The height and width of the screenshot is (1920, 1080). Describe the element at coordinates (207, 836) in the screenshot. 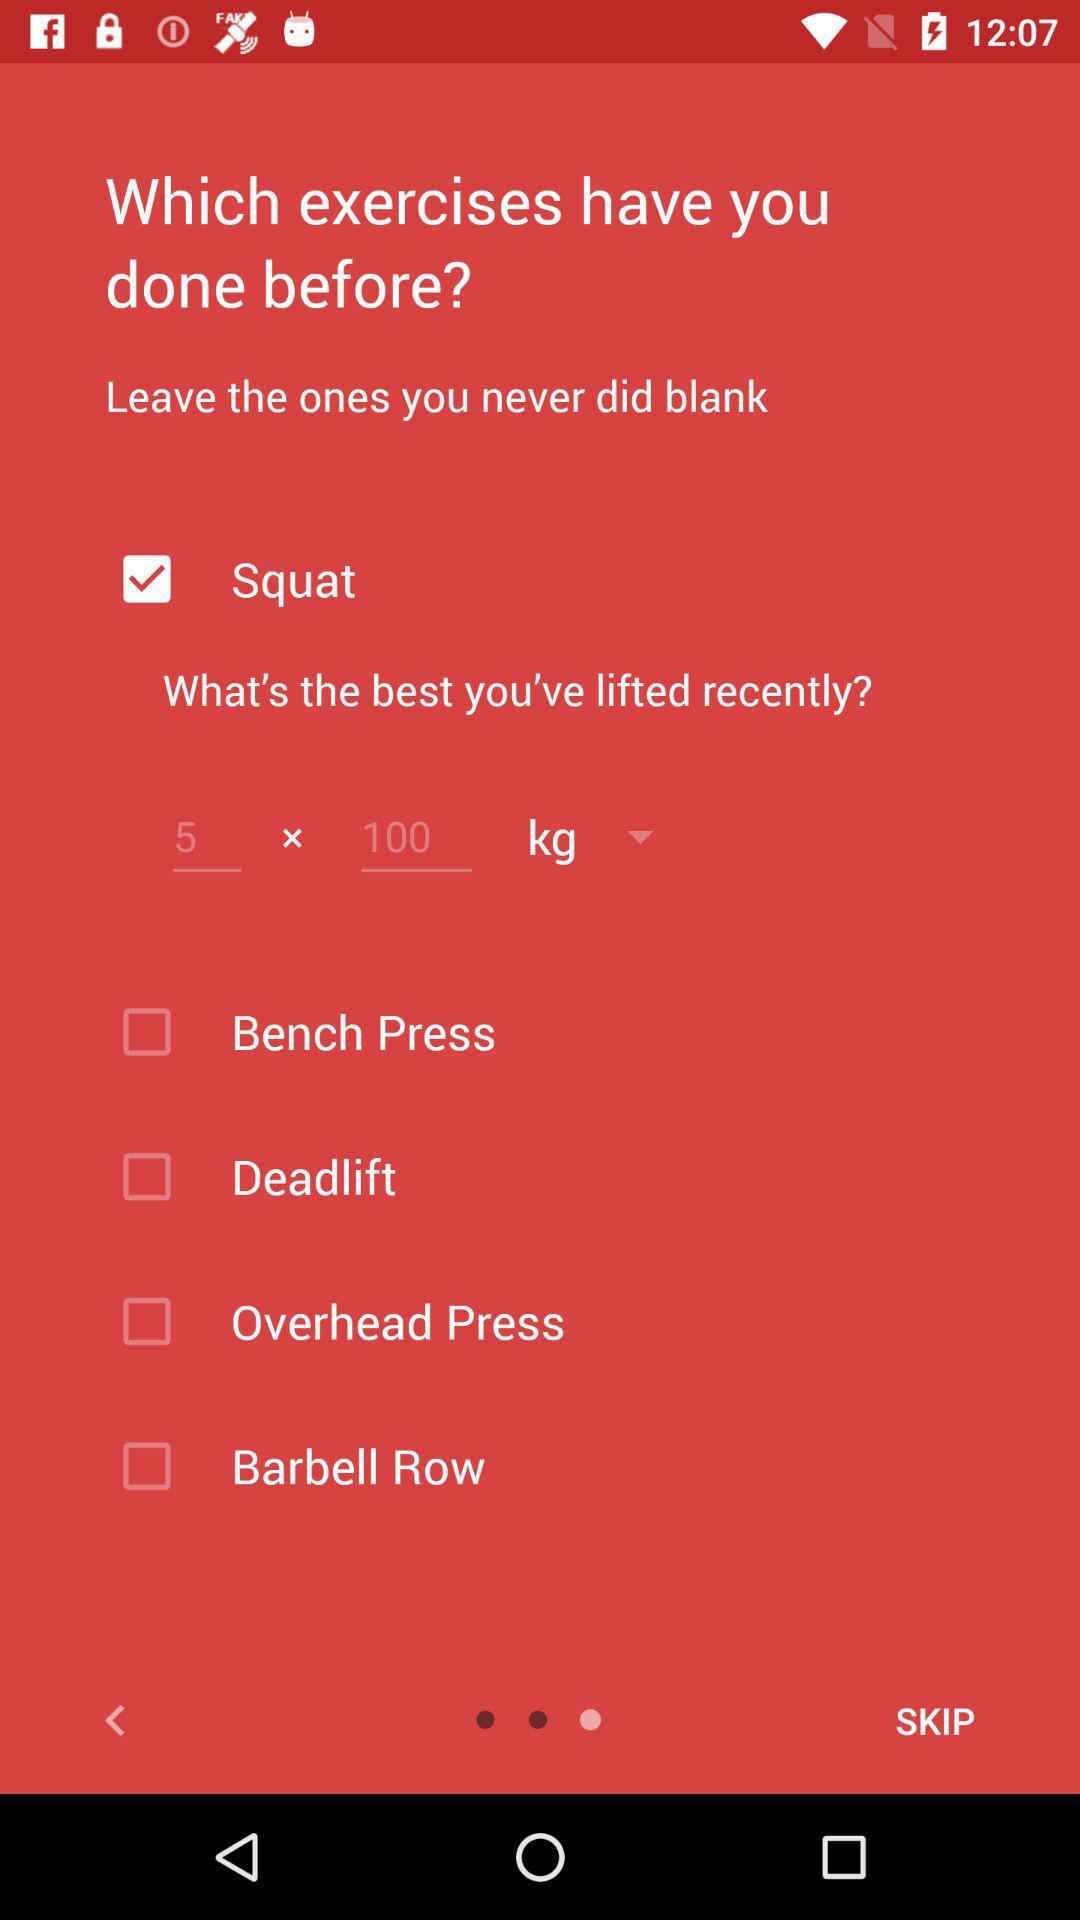

I see `number` at that location.